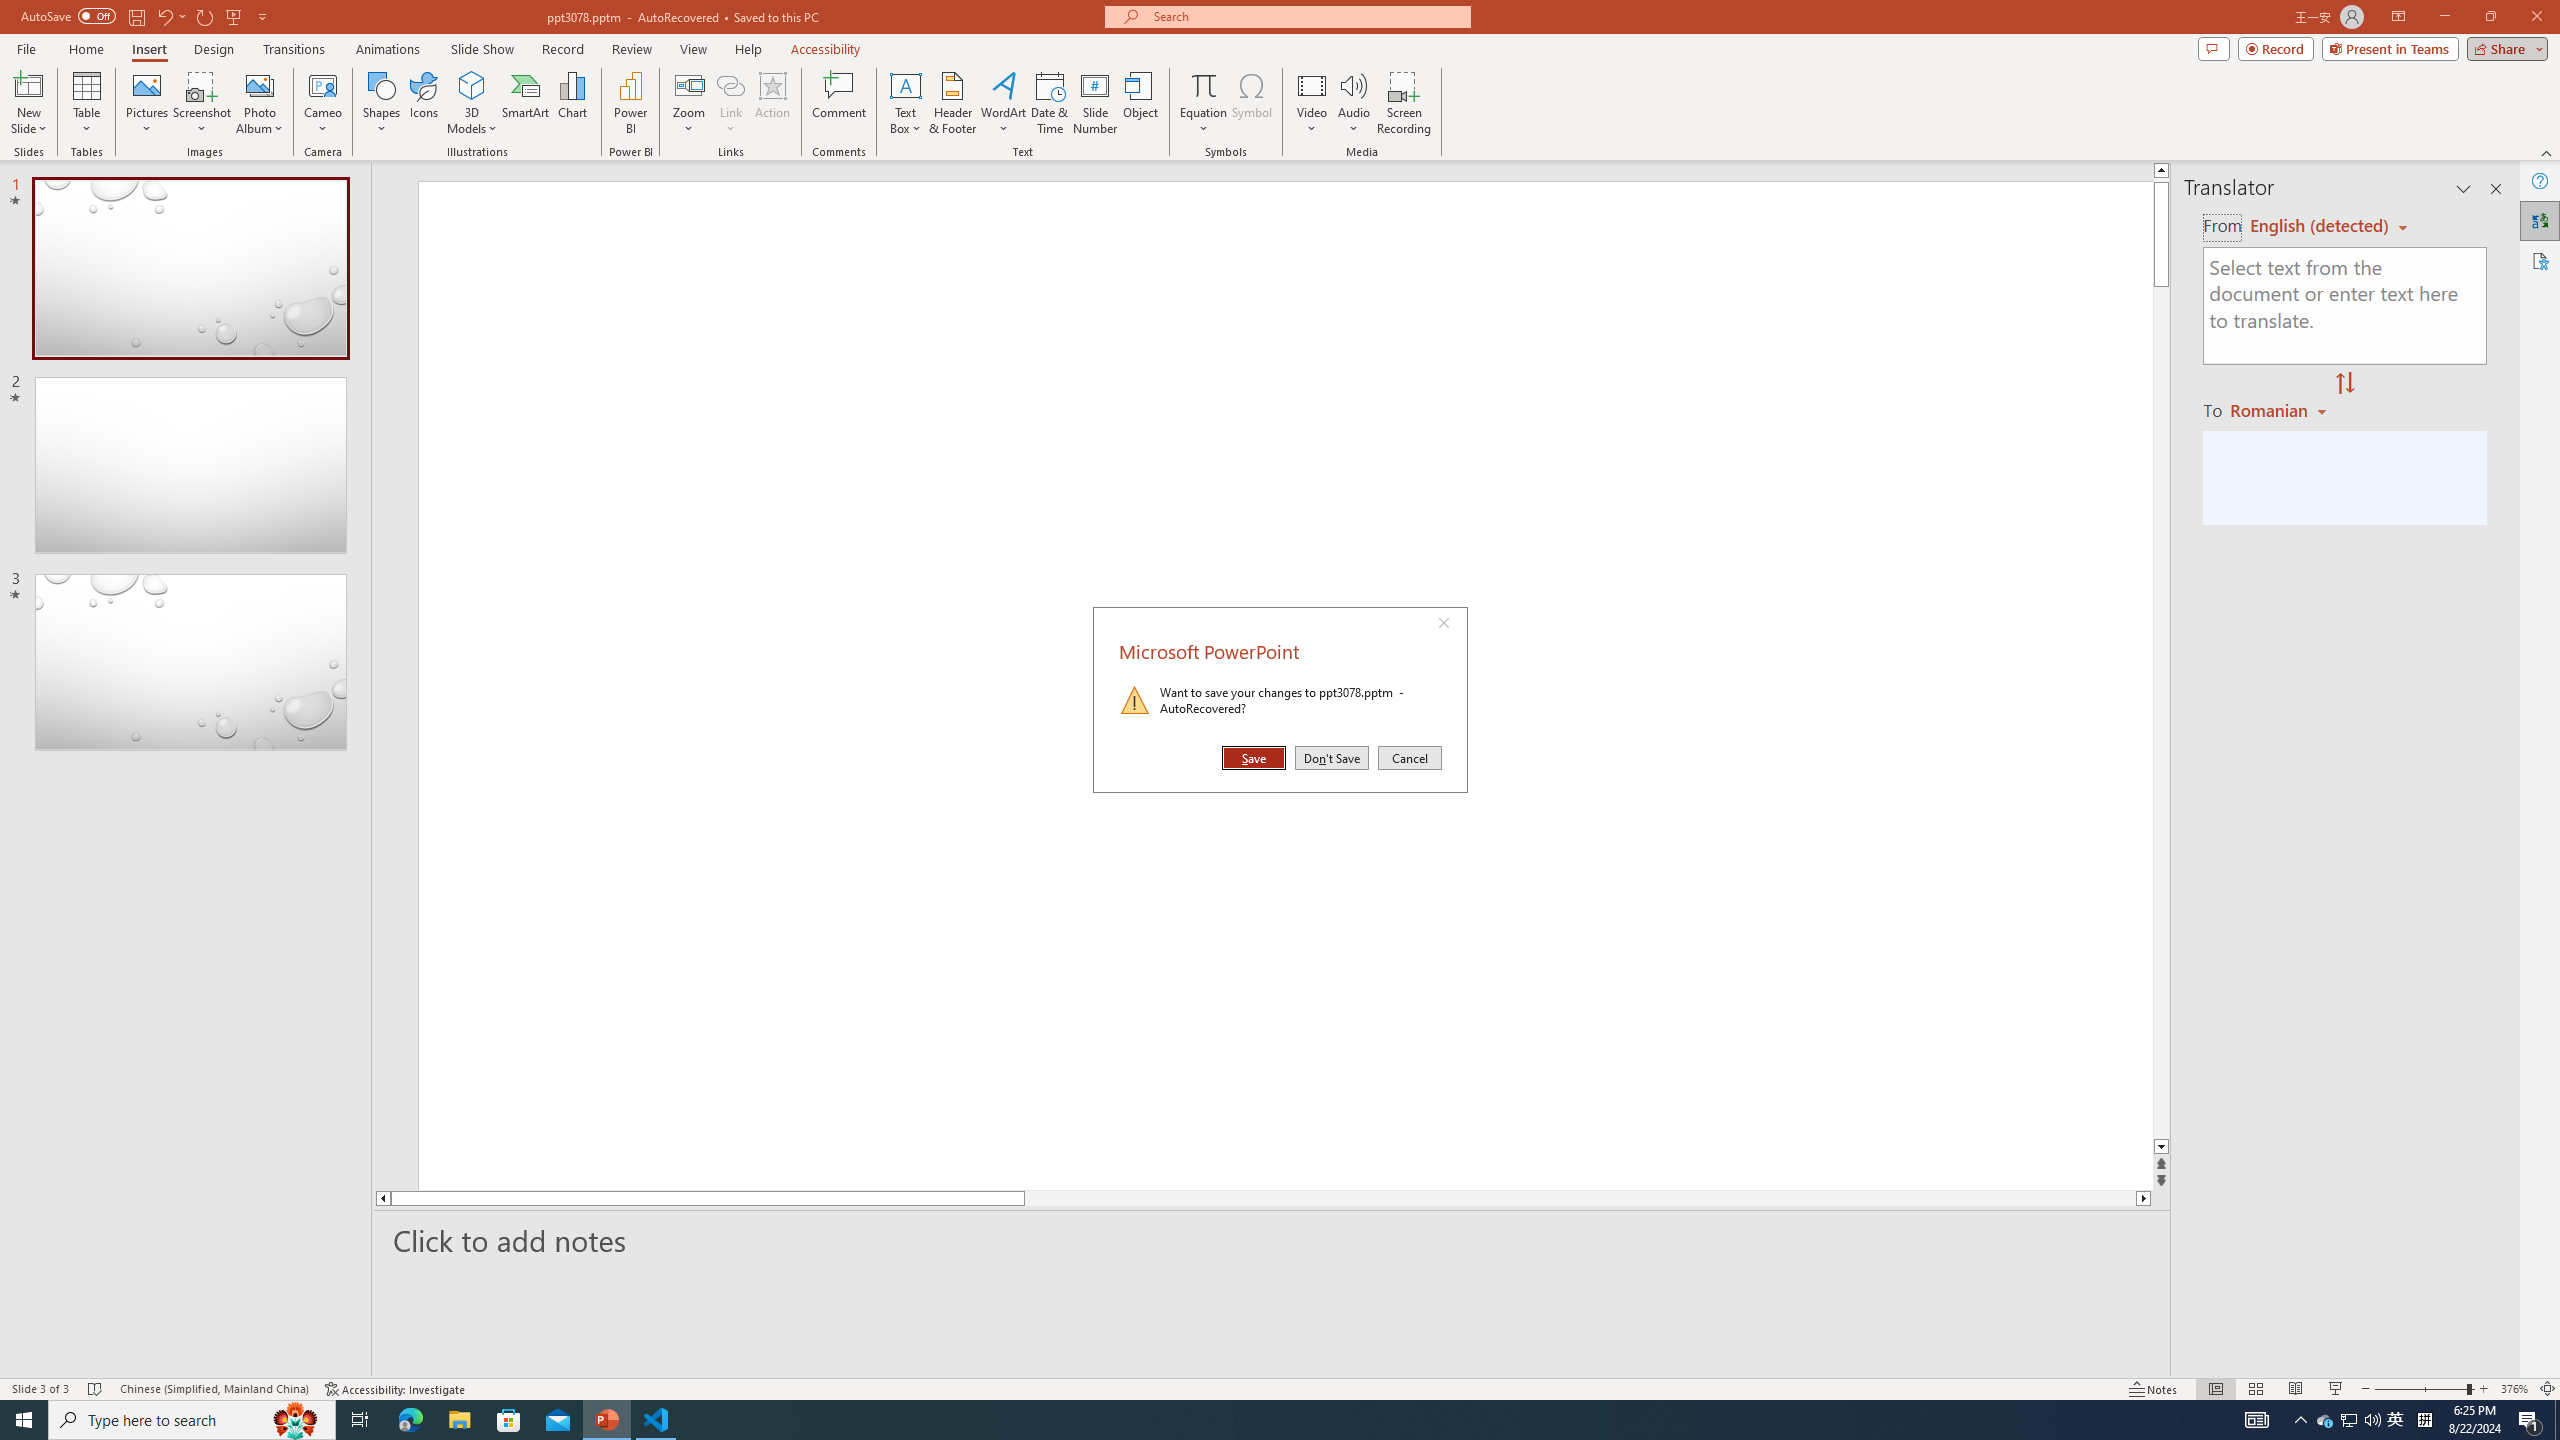  Describe the element at coordinates (729, 103) in the screenshot. I see `'Link'` at that location.